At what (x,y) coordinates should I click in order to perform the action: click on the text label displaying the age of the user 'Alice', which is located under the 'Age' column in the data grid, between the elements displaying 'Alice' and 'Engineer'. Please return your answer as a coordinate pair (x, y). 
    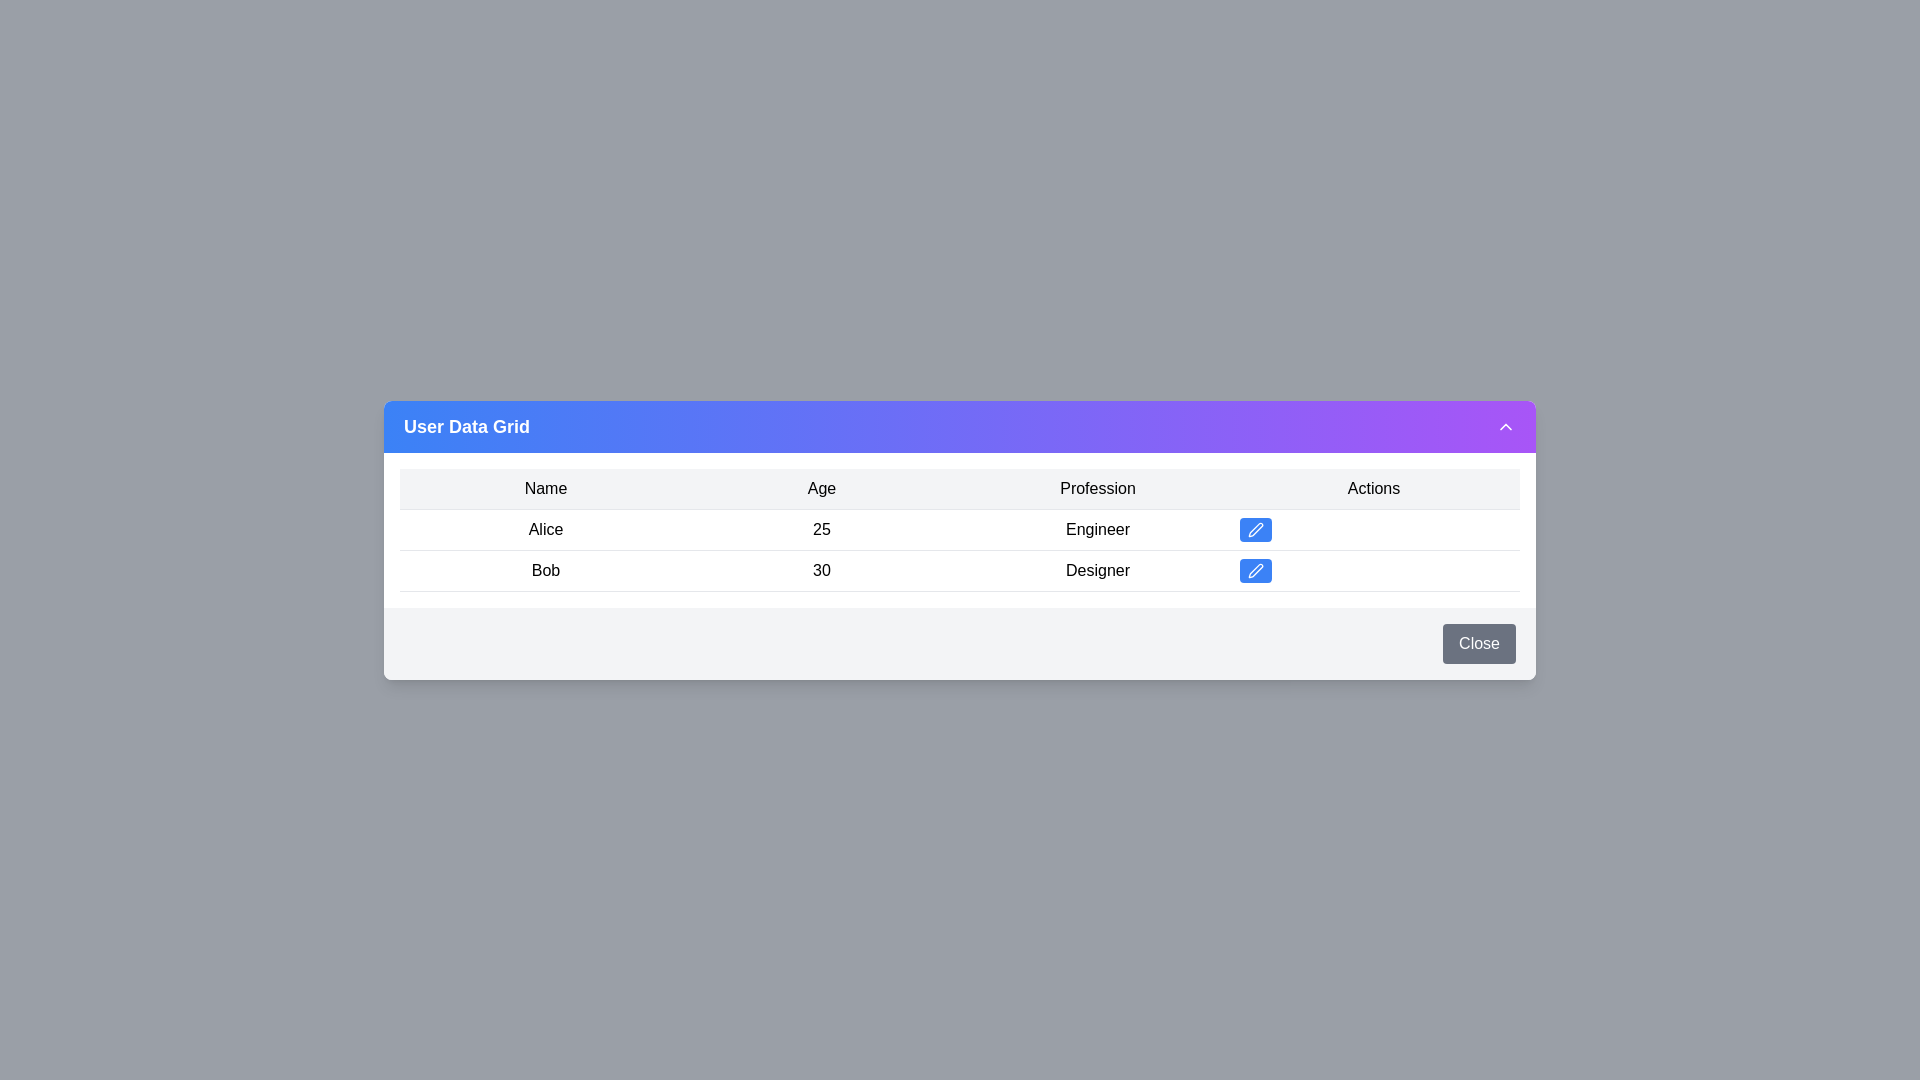
    Looking at the image, I should click on (821, 528).